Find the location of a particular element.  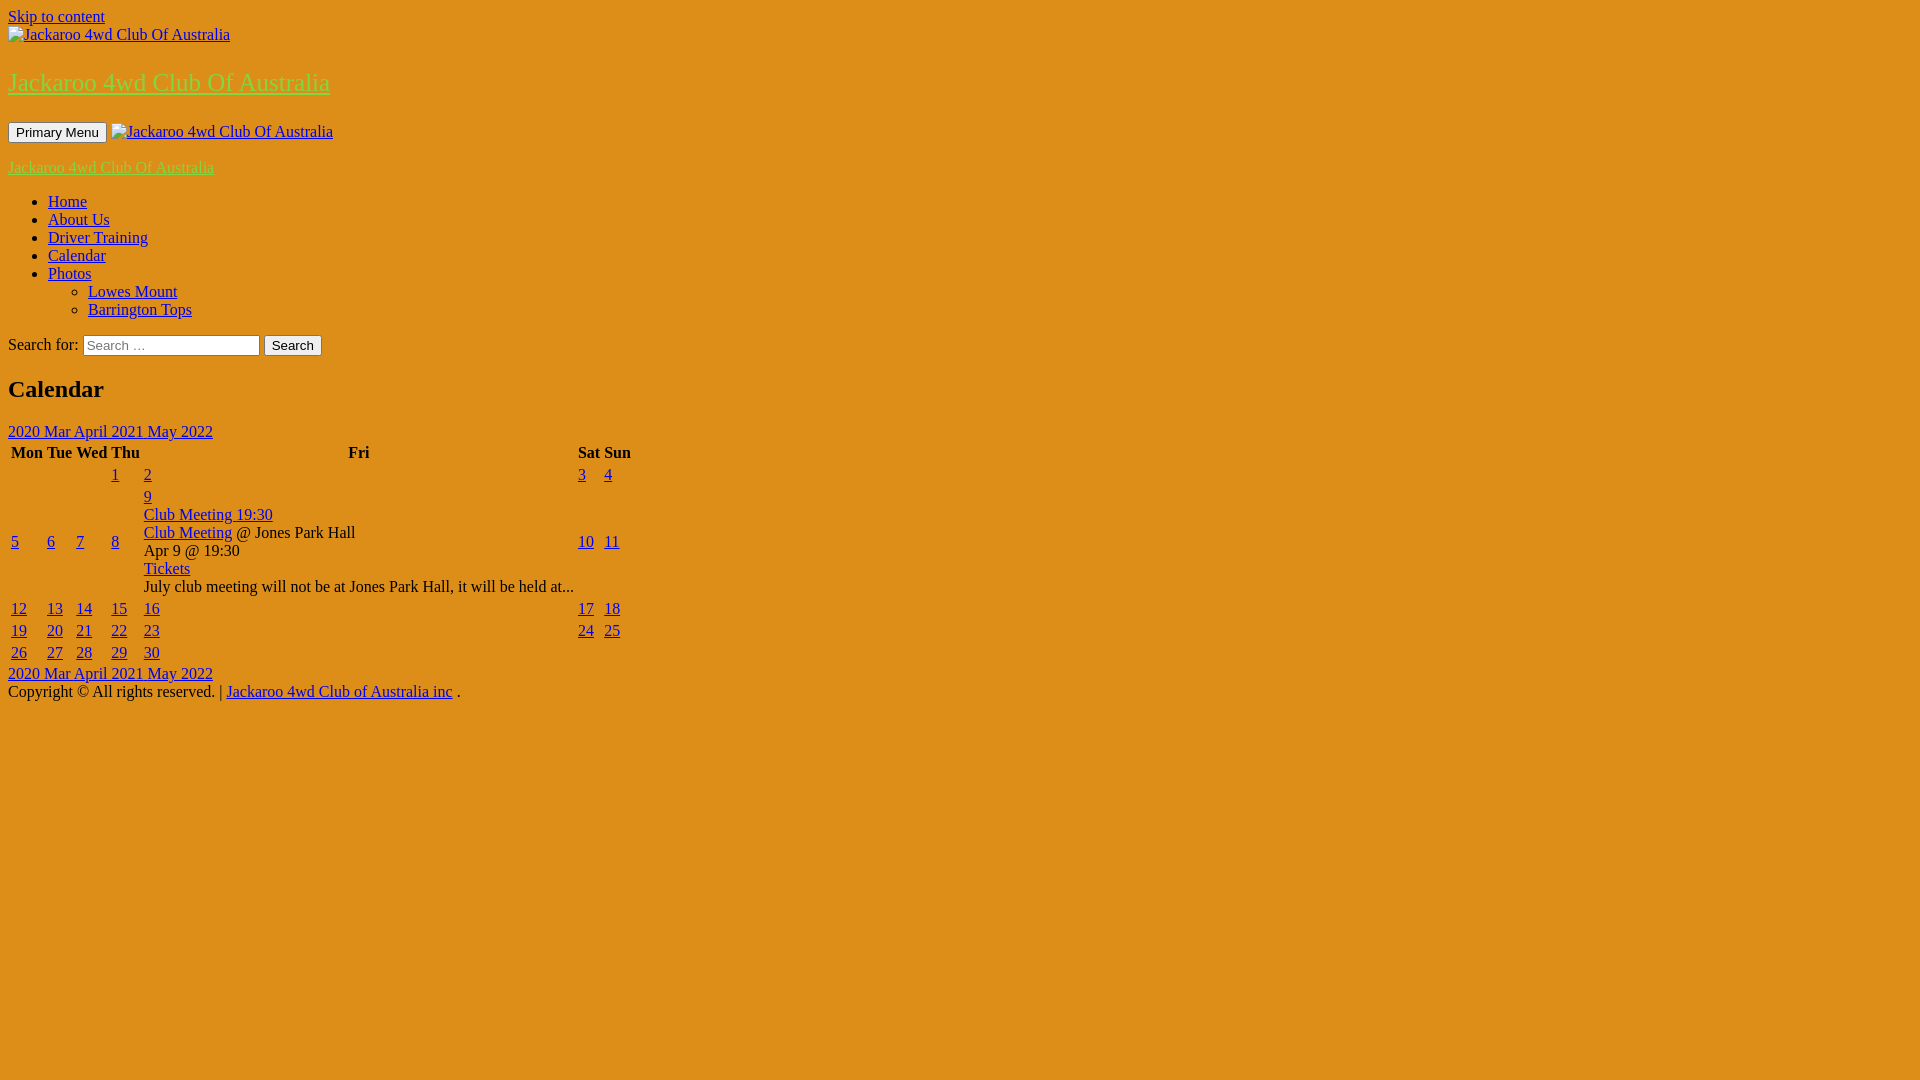

'Club Meeting' is located at coordinates (187, 531).